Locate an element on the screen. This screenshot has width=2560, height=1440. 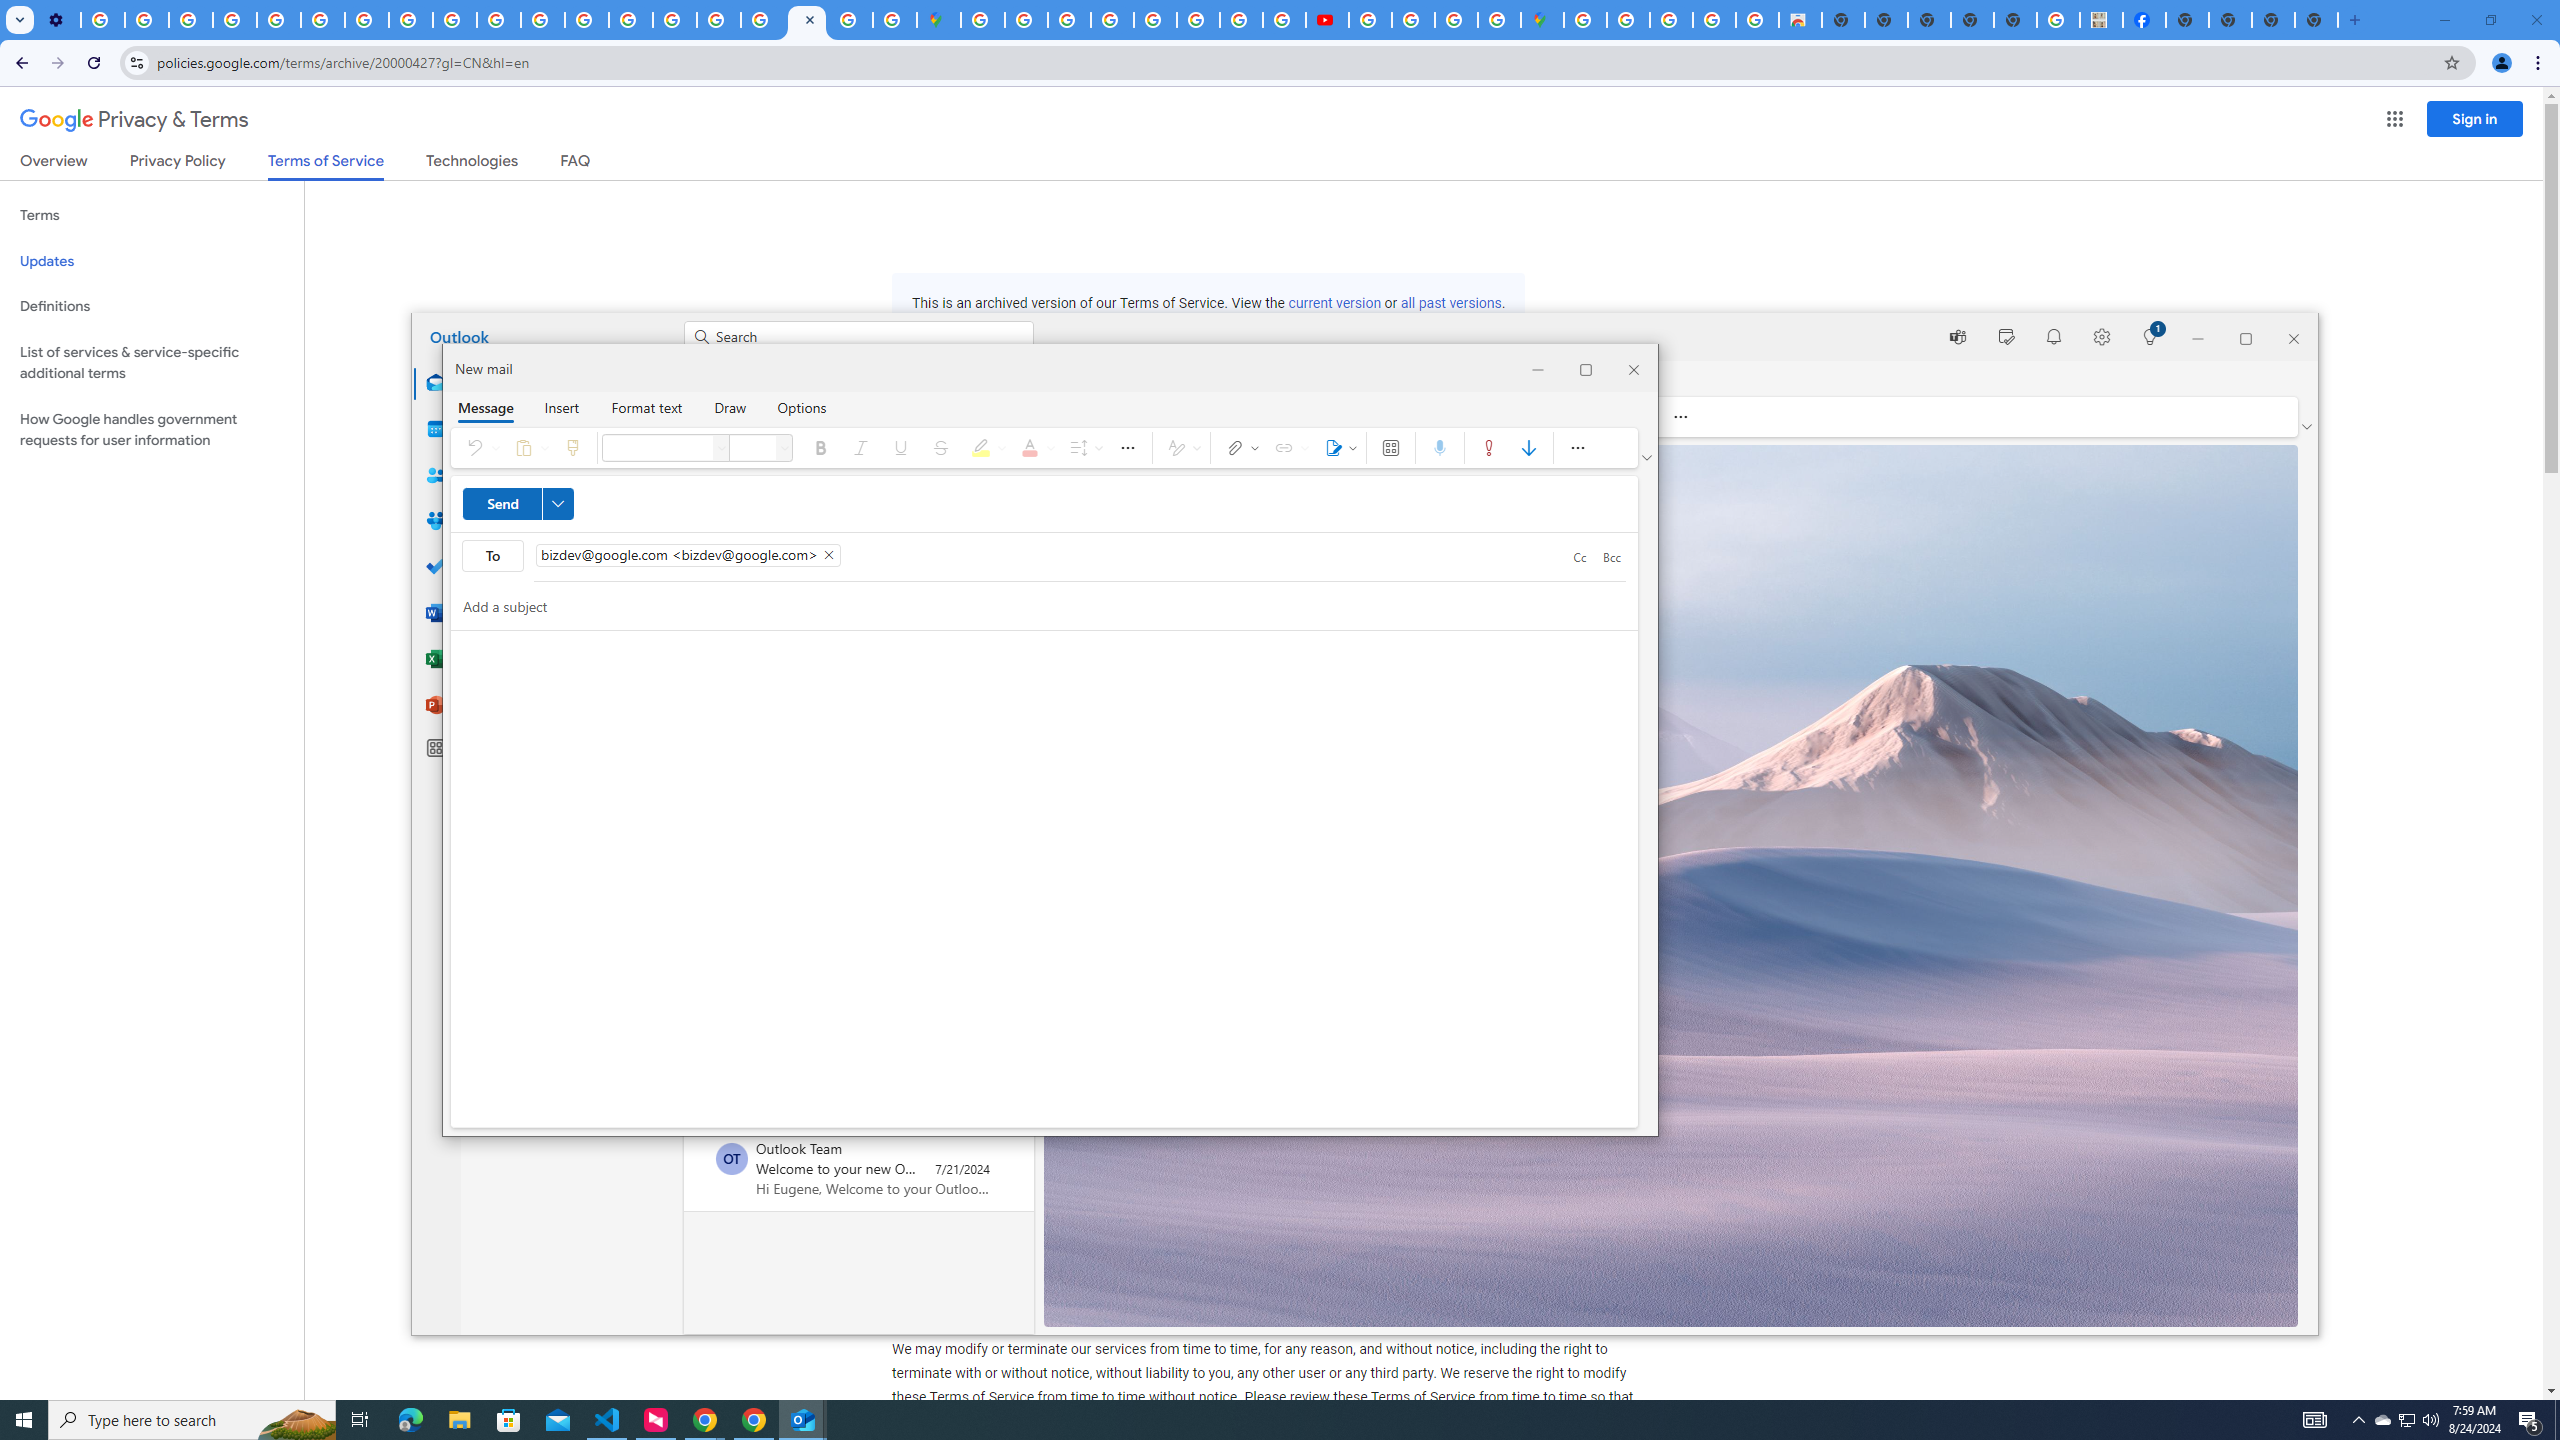
'Text highlight color' is located at coordinates (985, 447).